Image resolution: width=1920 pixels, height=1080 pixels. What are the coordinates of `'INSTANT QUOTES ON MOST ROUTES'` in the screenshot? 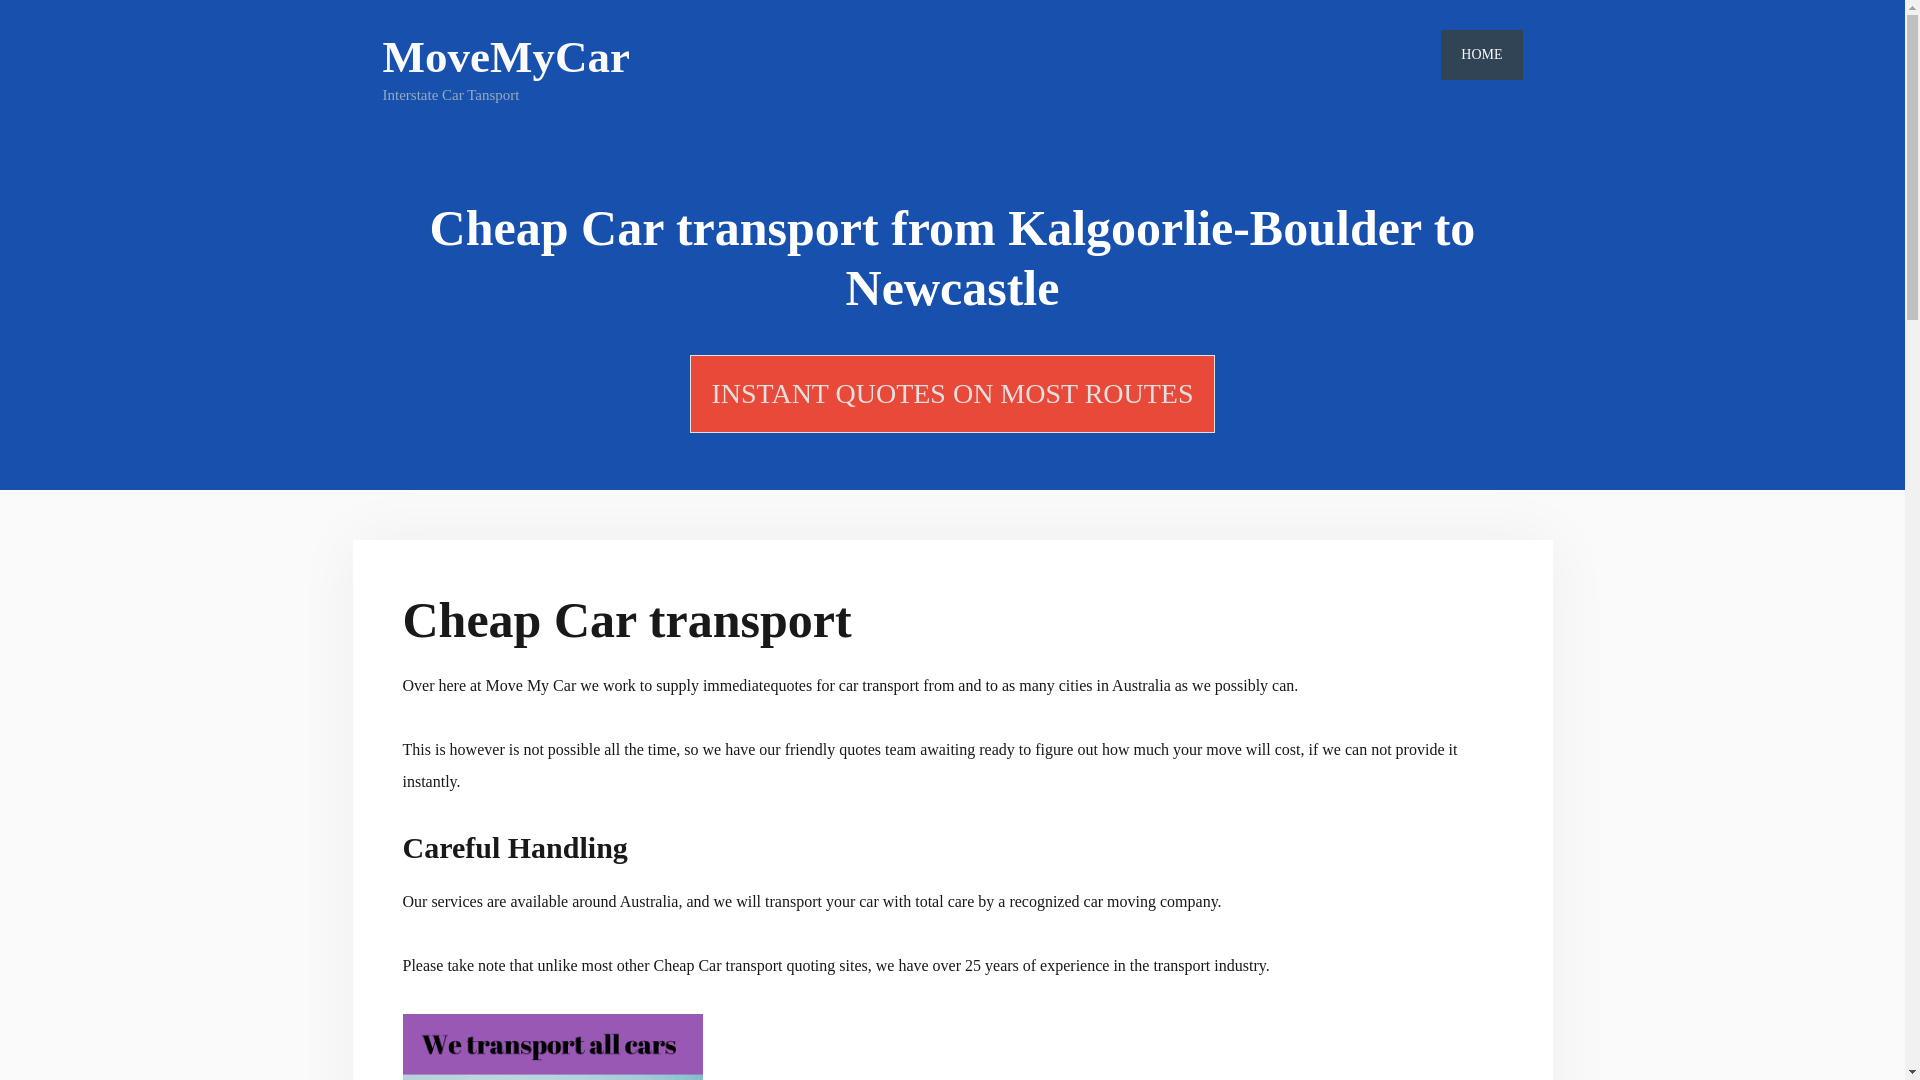 It's located at (950, 393).